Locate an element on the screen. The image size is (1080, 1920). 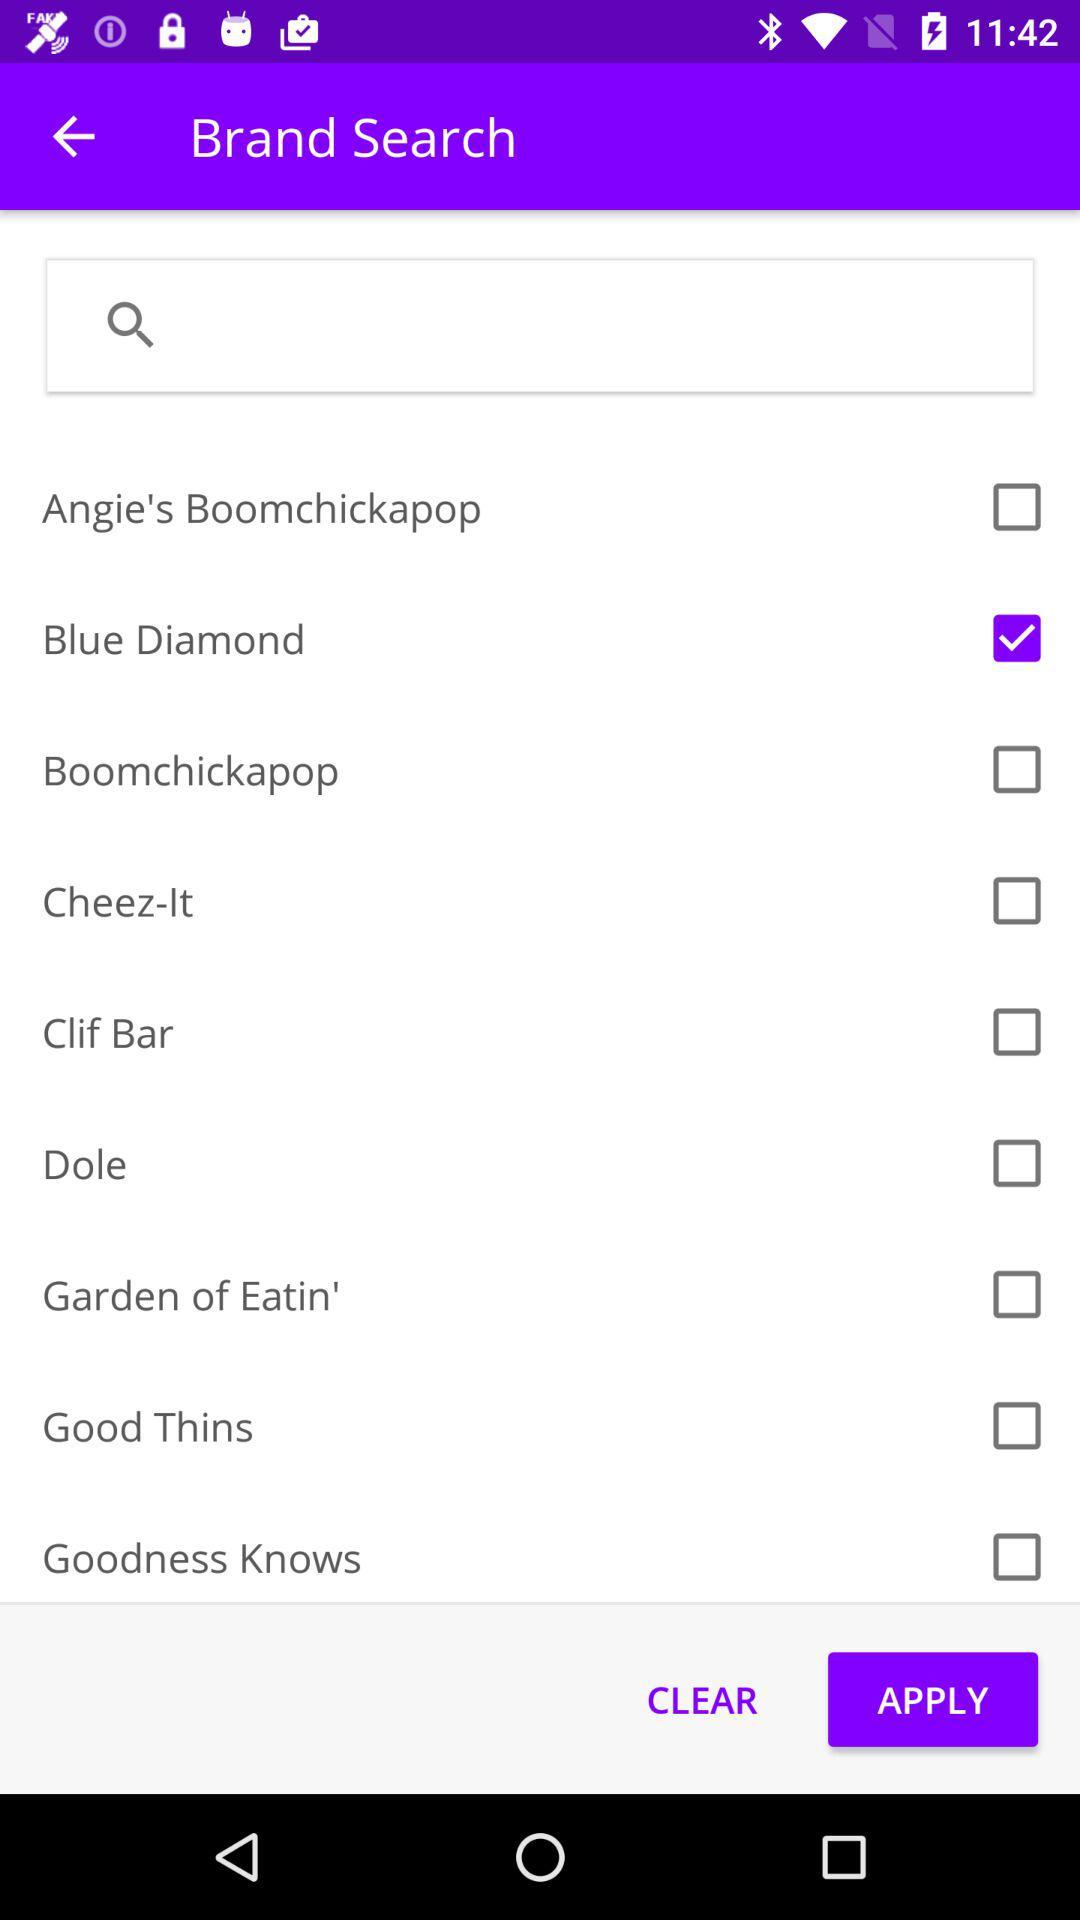
garden of eatin' item is located at coordinates (507, 1294).